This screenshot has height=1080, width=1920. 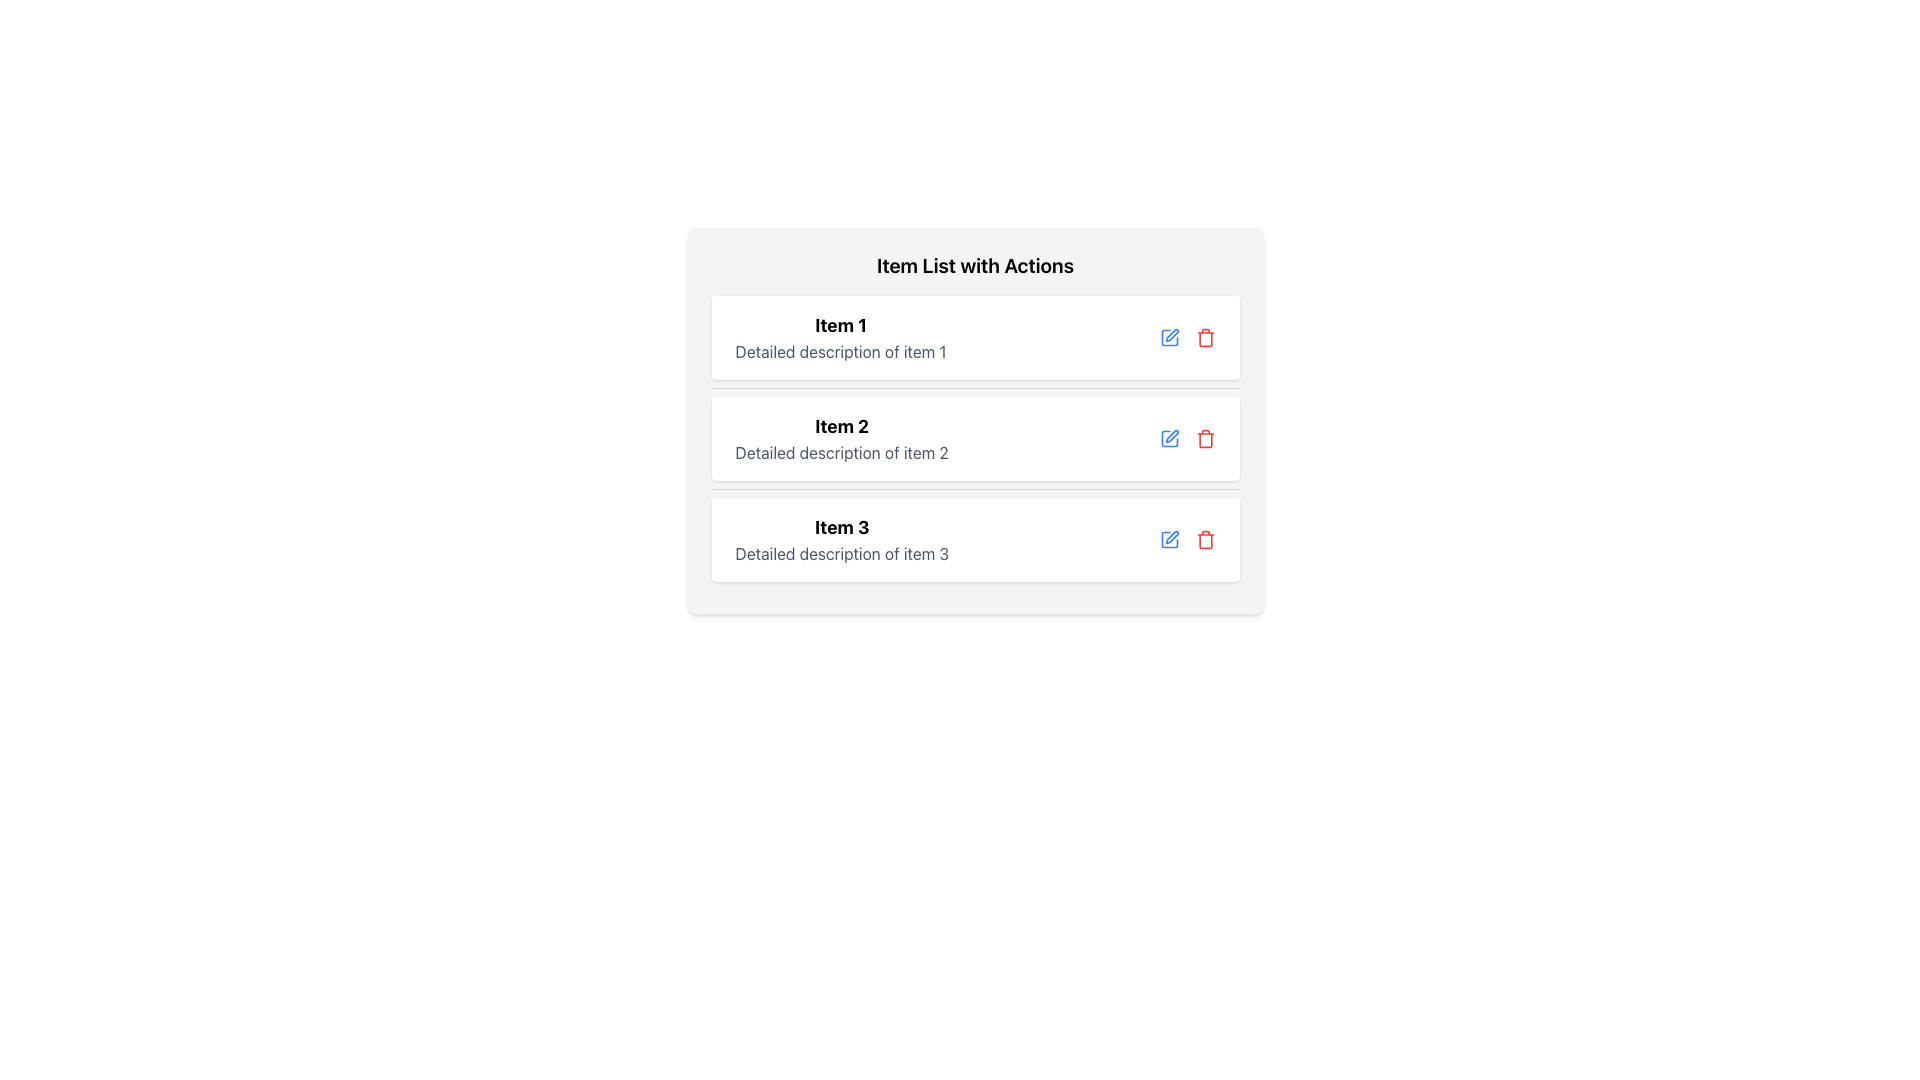 What do you see at coordinates (1169, 540) in the screenshot?
I see `the interactive blue-colored pen icon located in the actions section of 'Item 3' for keyboard navigation` at bounding box center [1169, 540].